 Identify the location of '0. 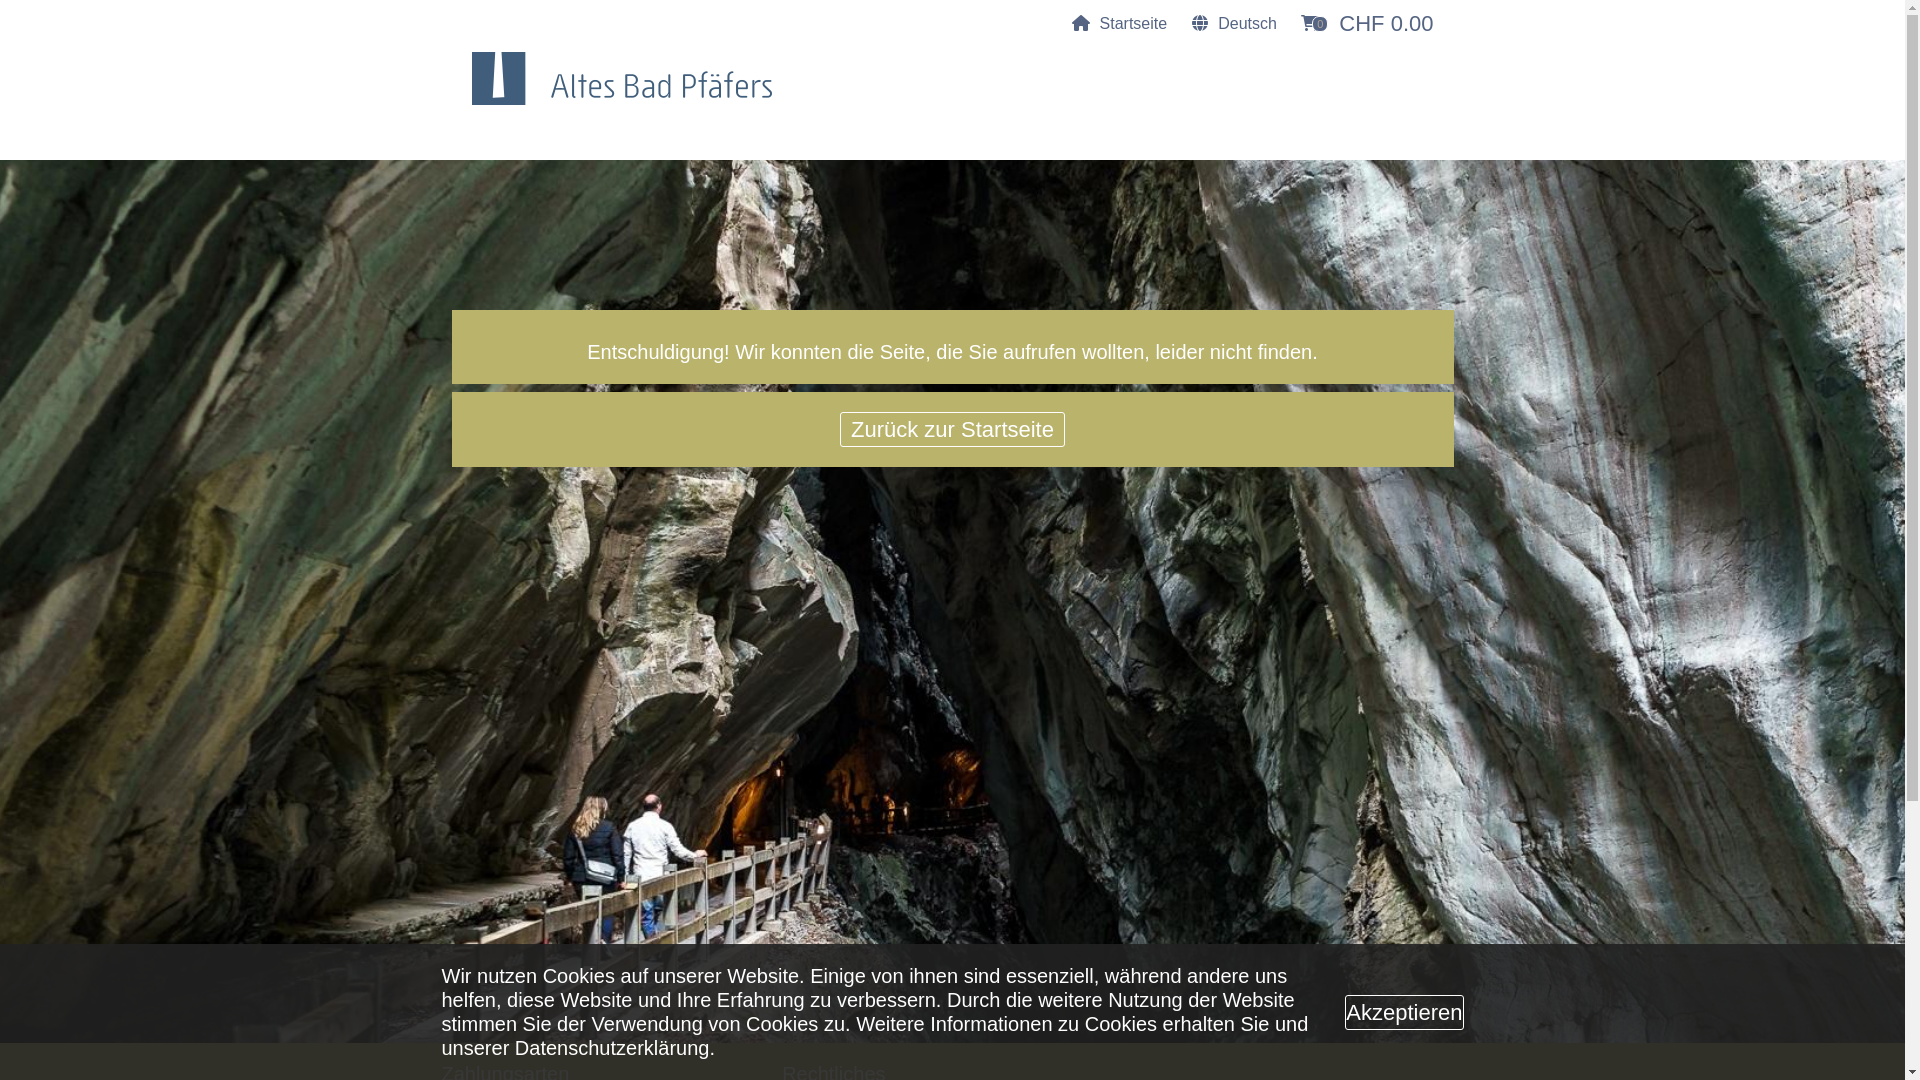
(1366, 23).